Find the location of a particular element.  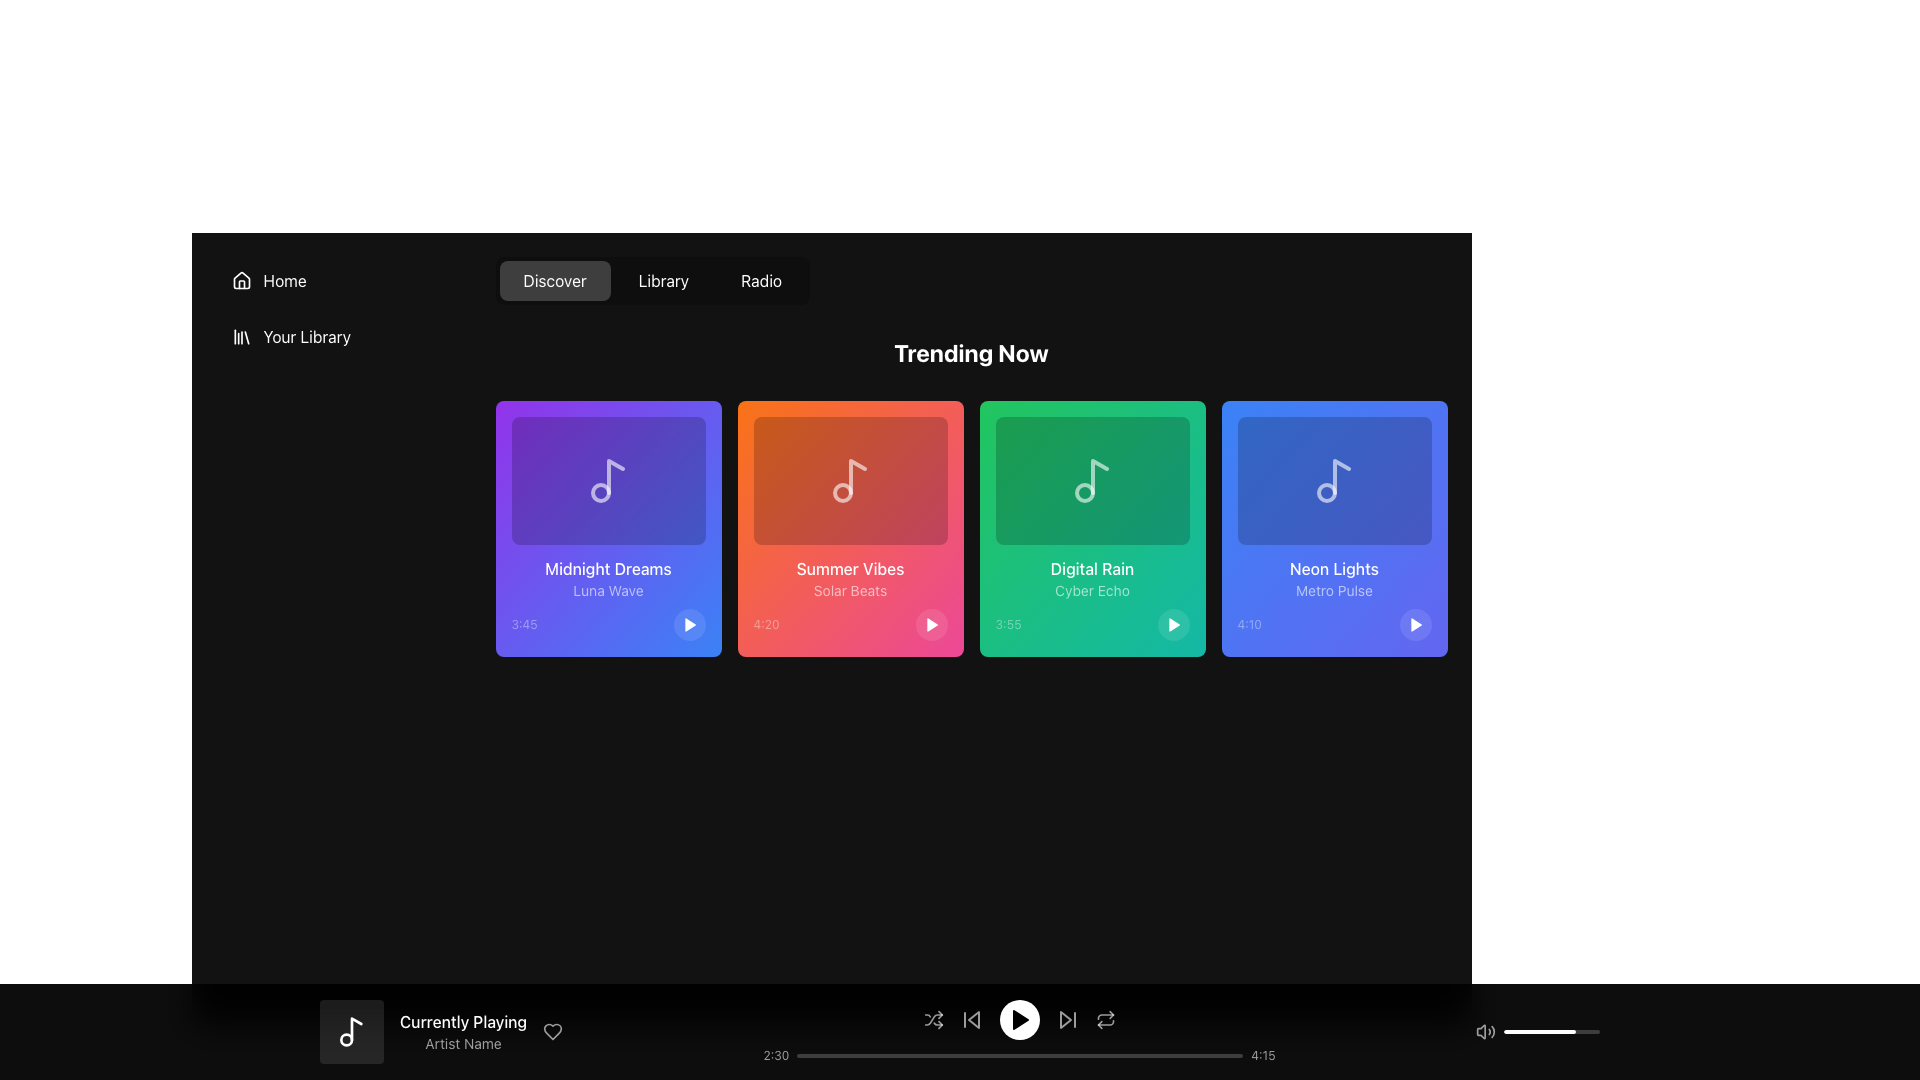

ornamental SVG Circle that enhances the music note icon within the blue music card labeled 'Neon Lights' in the 'Trending Now' section is located at coordinates (1326, 493).